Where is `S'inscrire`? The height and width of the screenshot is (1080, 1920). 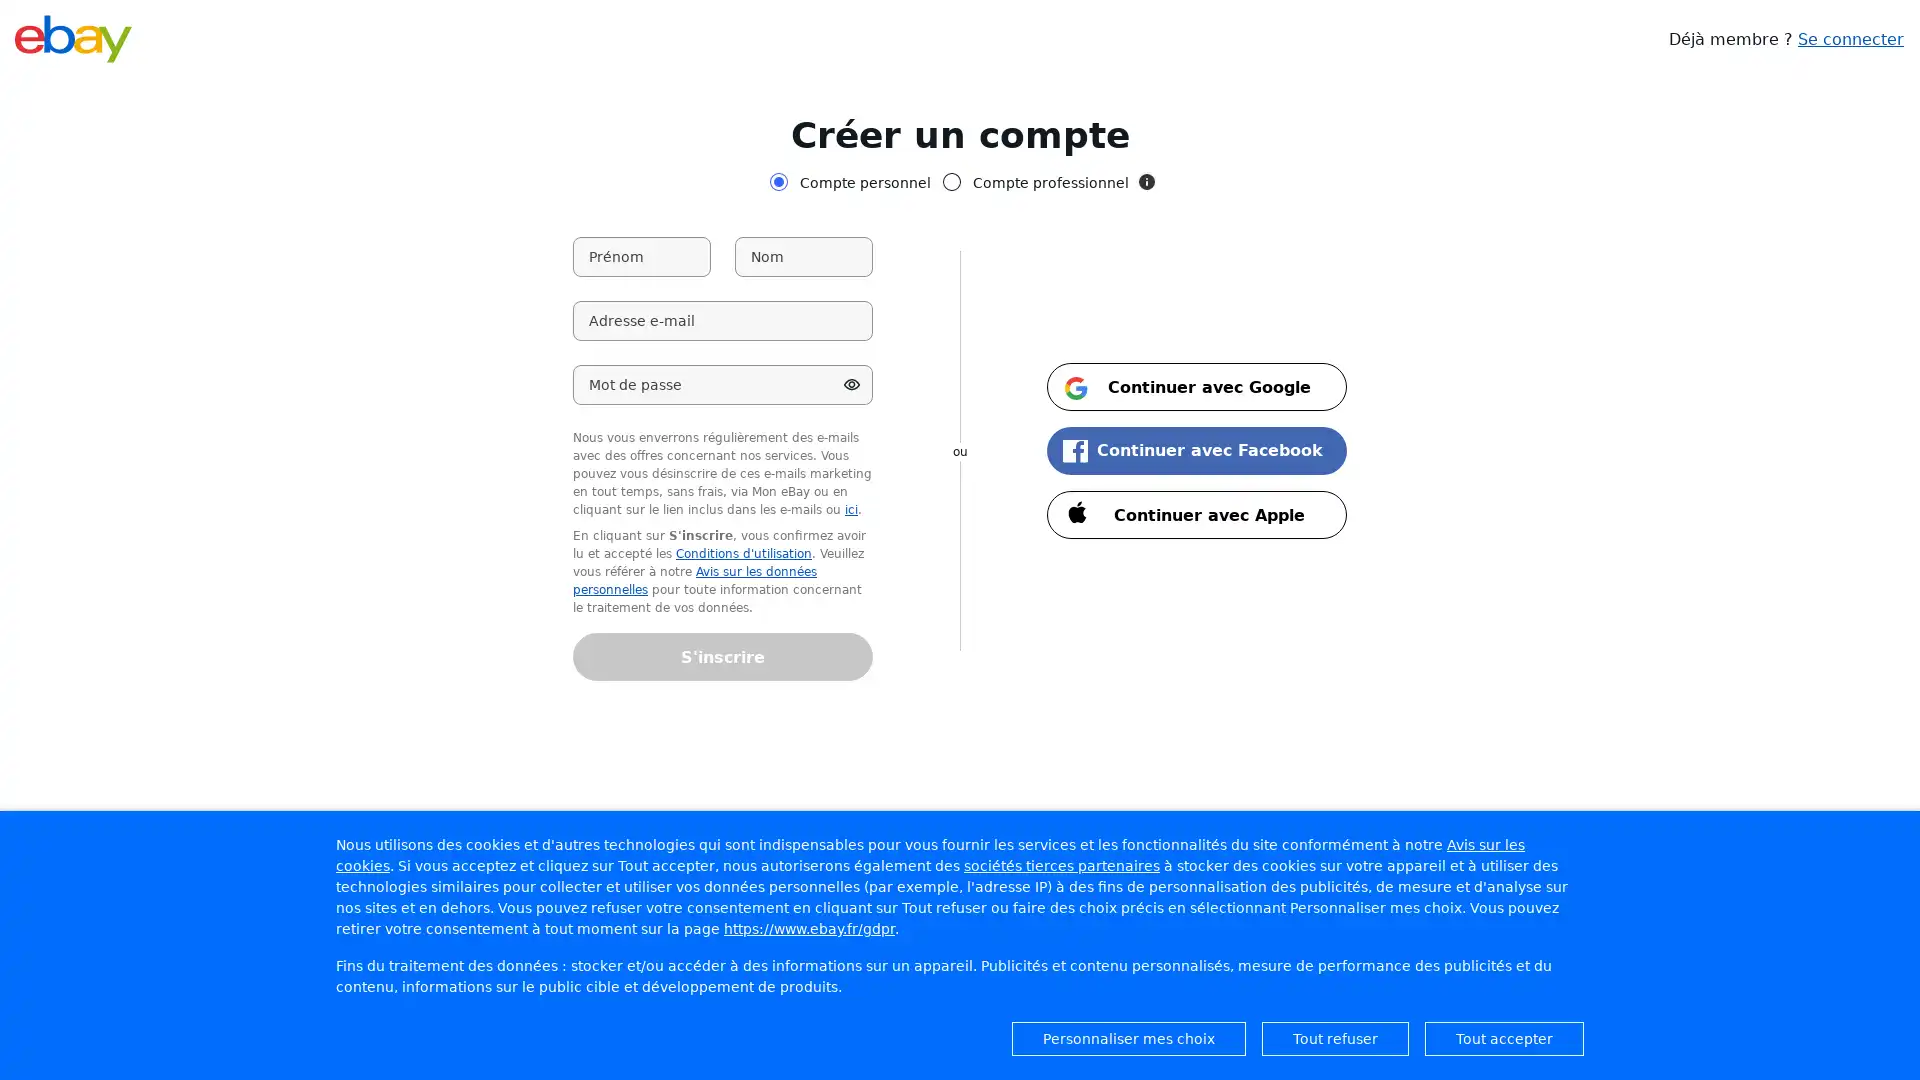
S'inscrire is located at coordinates (722, 656).